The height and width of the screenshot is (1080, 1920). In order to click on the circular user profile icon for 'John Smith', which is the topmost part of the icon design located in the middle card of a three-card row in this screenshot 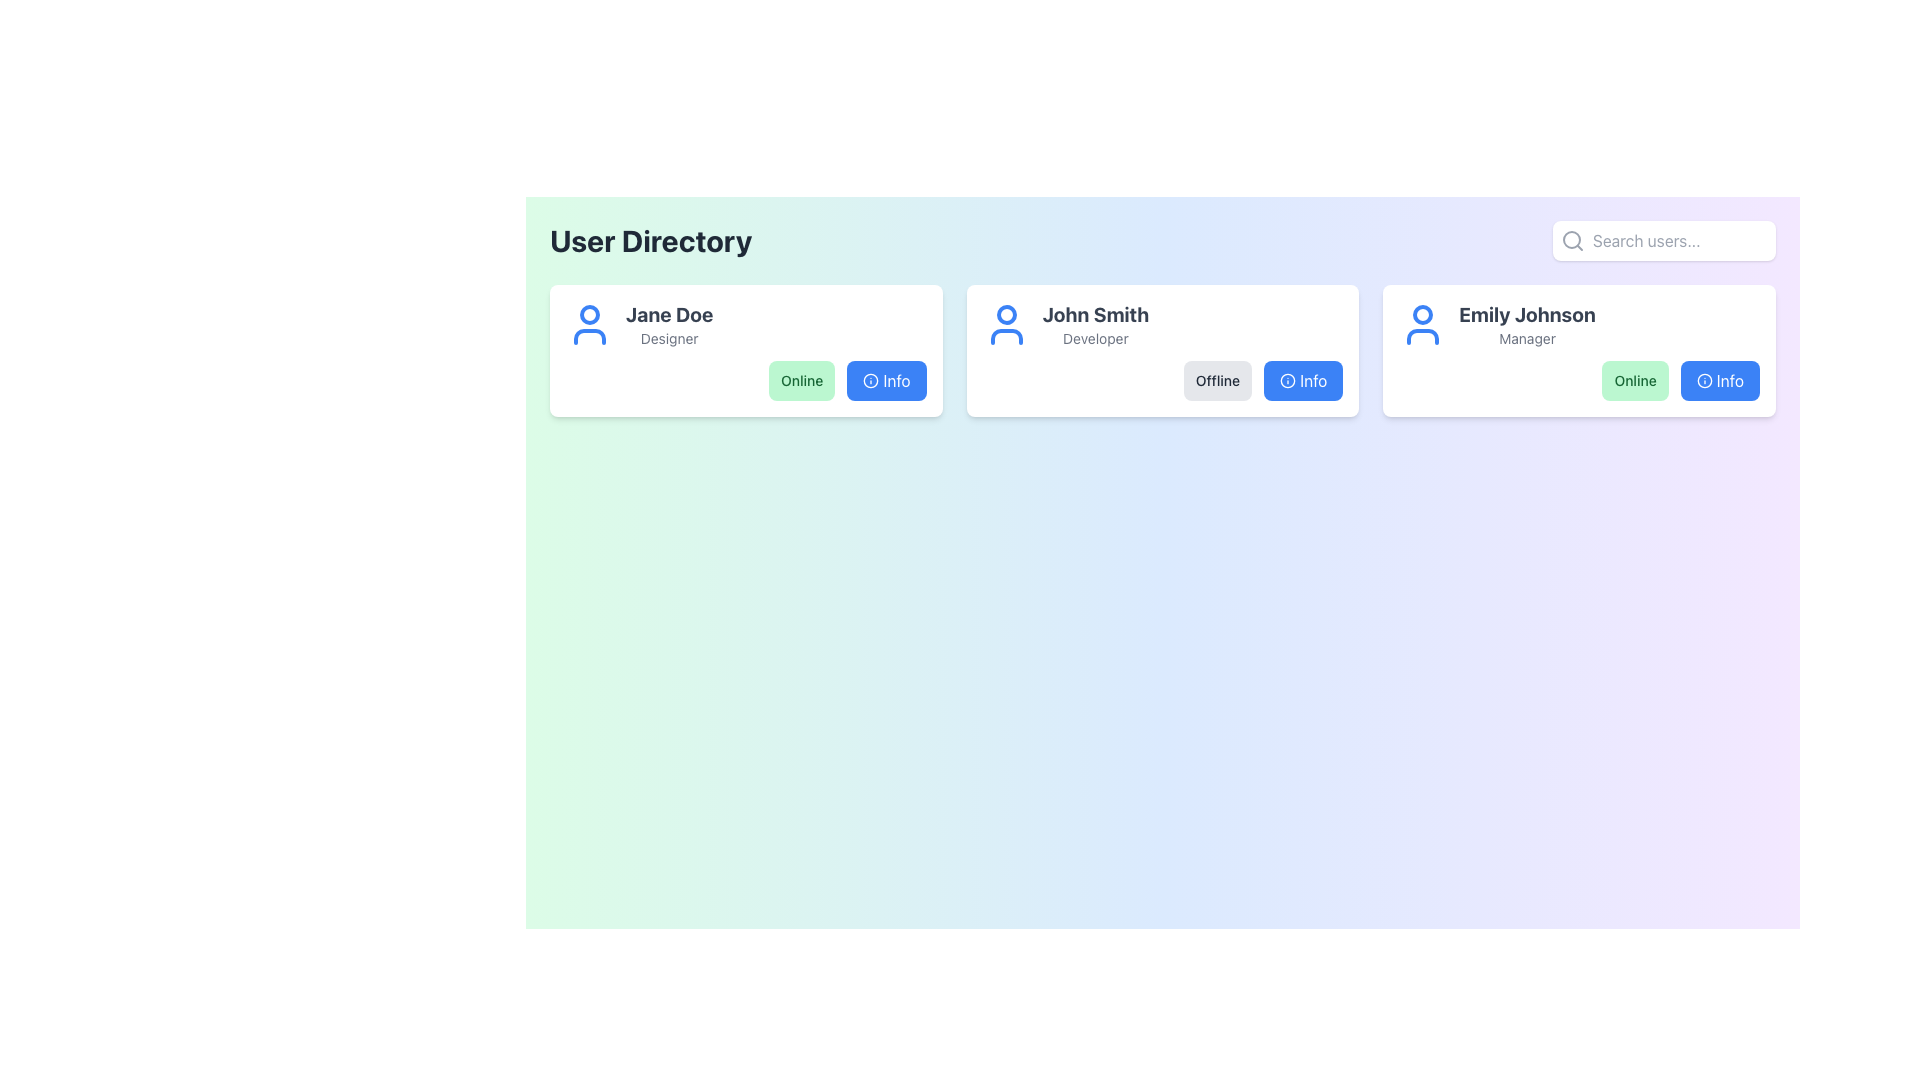, I will do `click(1006, 315)`.